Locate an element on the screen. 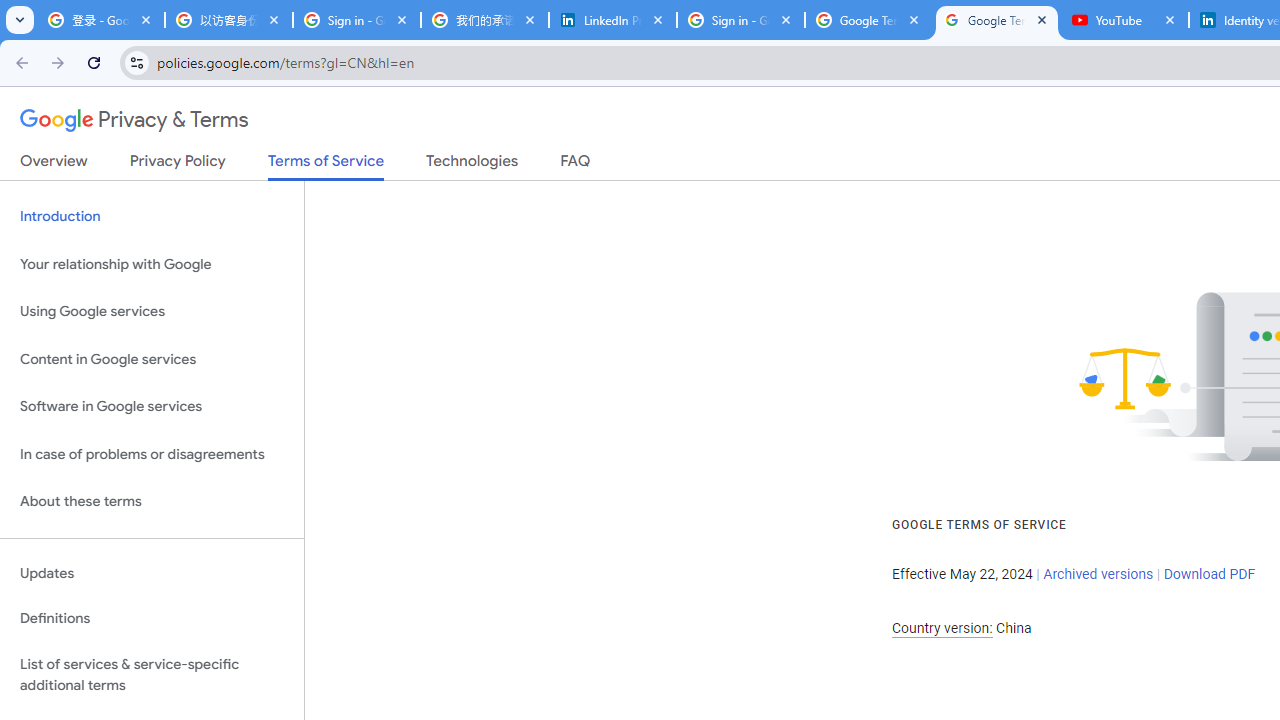  'About these terms' is located at coordinates (151, 501).